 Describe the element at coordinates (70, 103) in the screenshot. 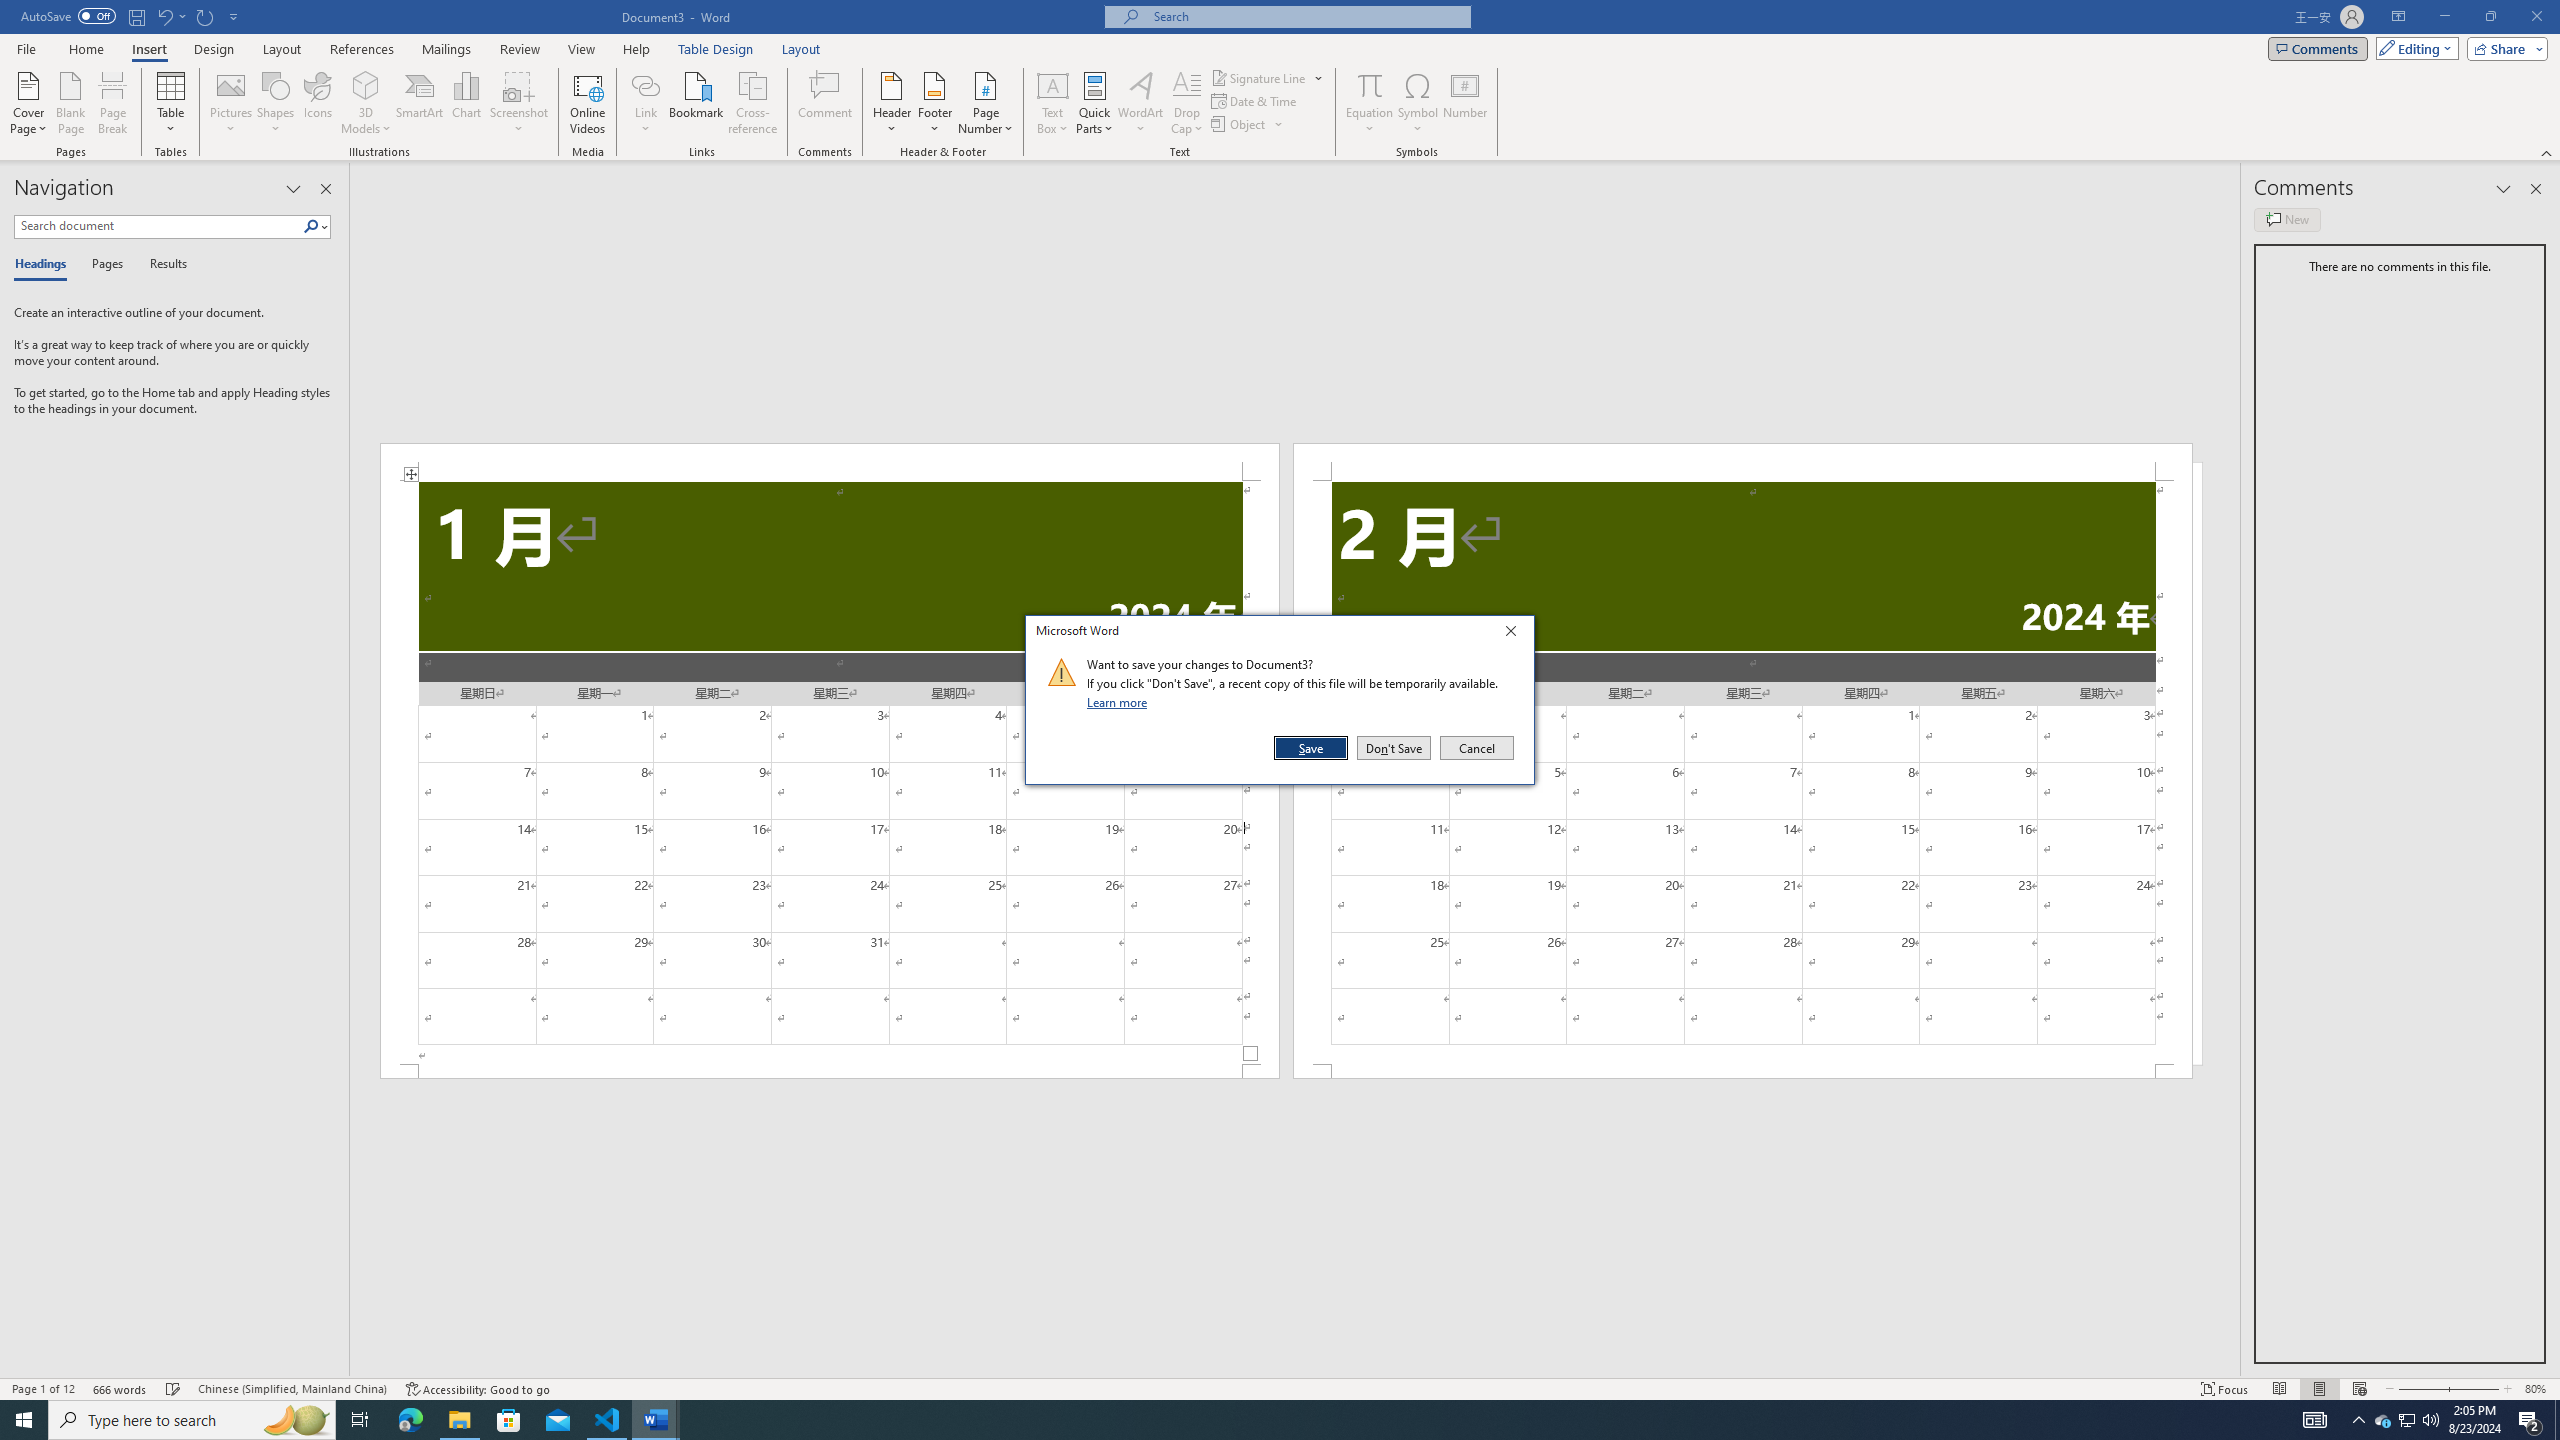

I see `'Blank Page'` at that location.